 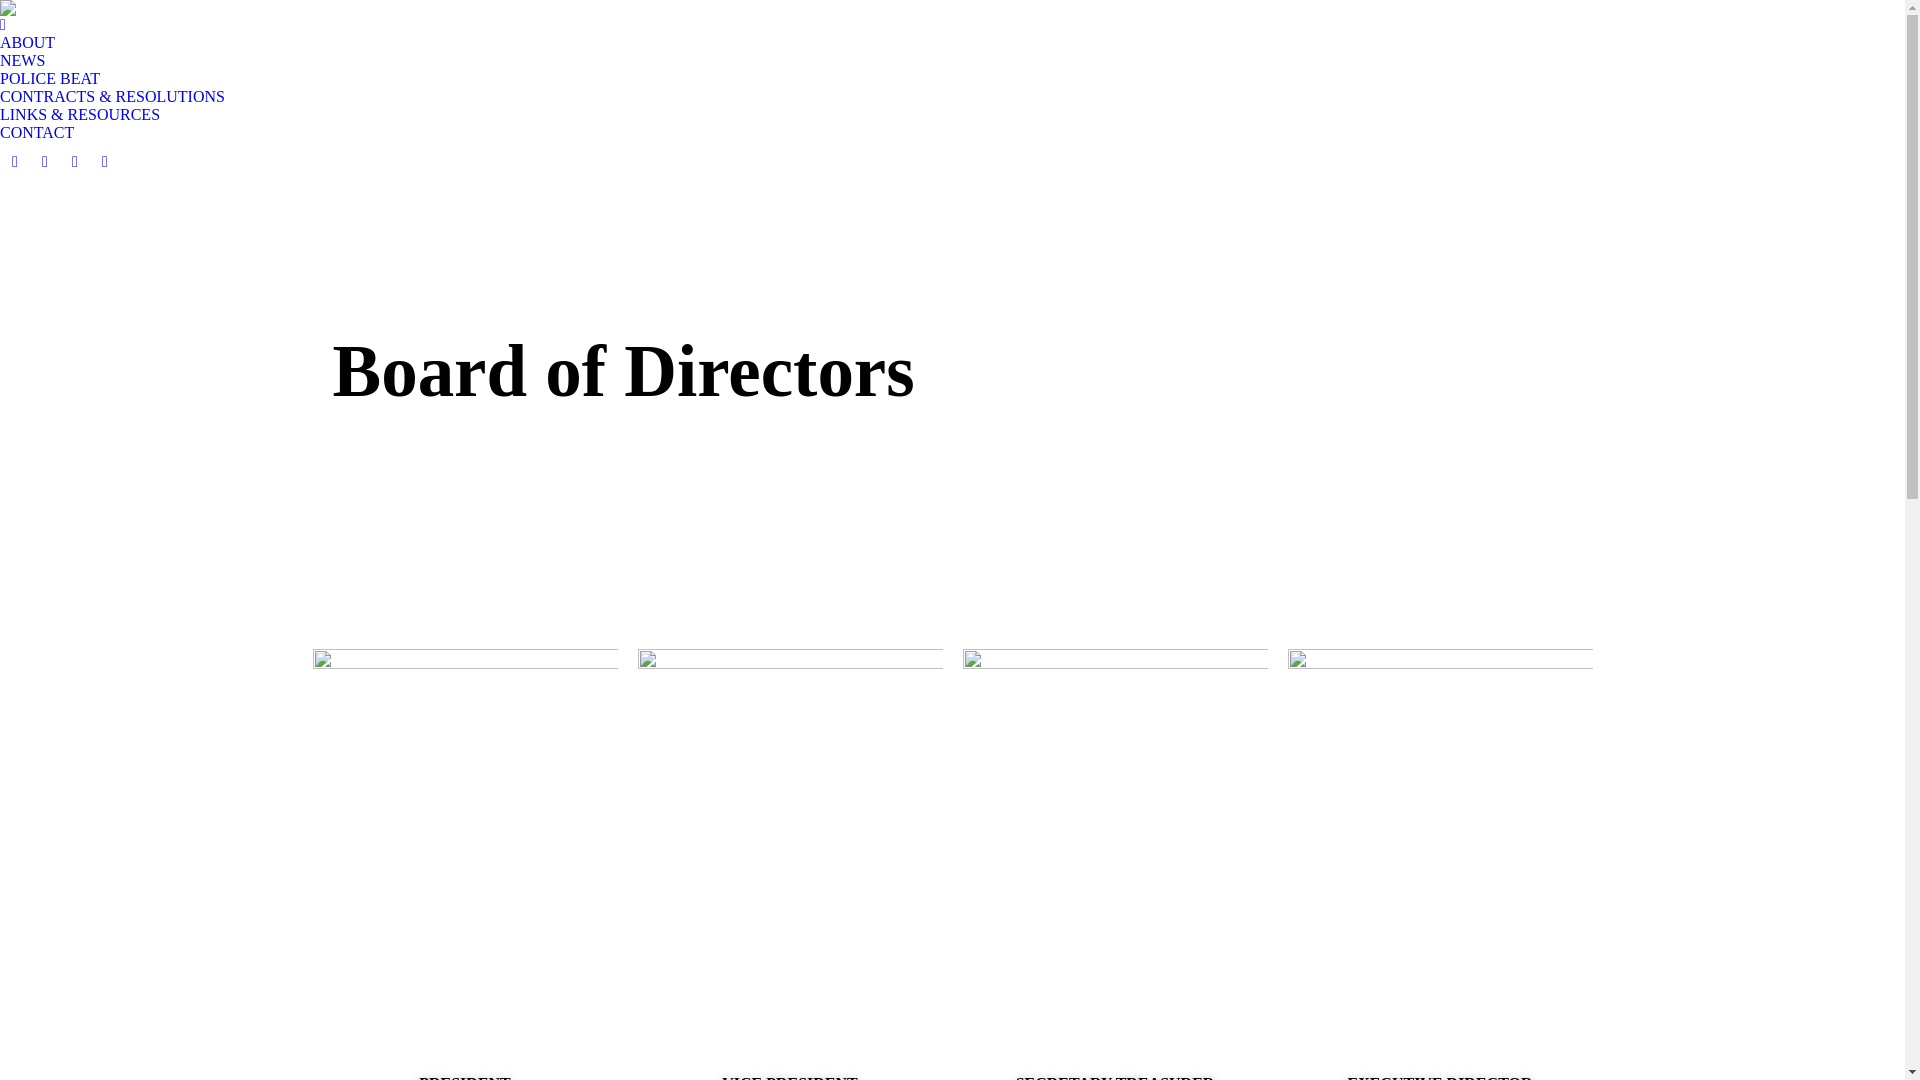 What do you see at coordinates (104, 161) in the screenshot?
I see `'Instagram page opens in new window'` at bounding box center [104, 161].